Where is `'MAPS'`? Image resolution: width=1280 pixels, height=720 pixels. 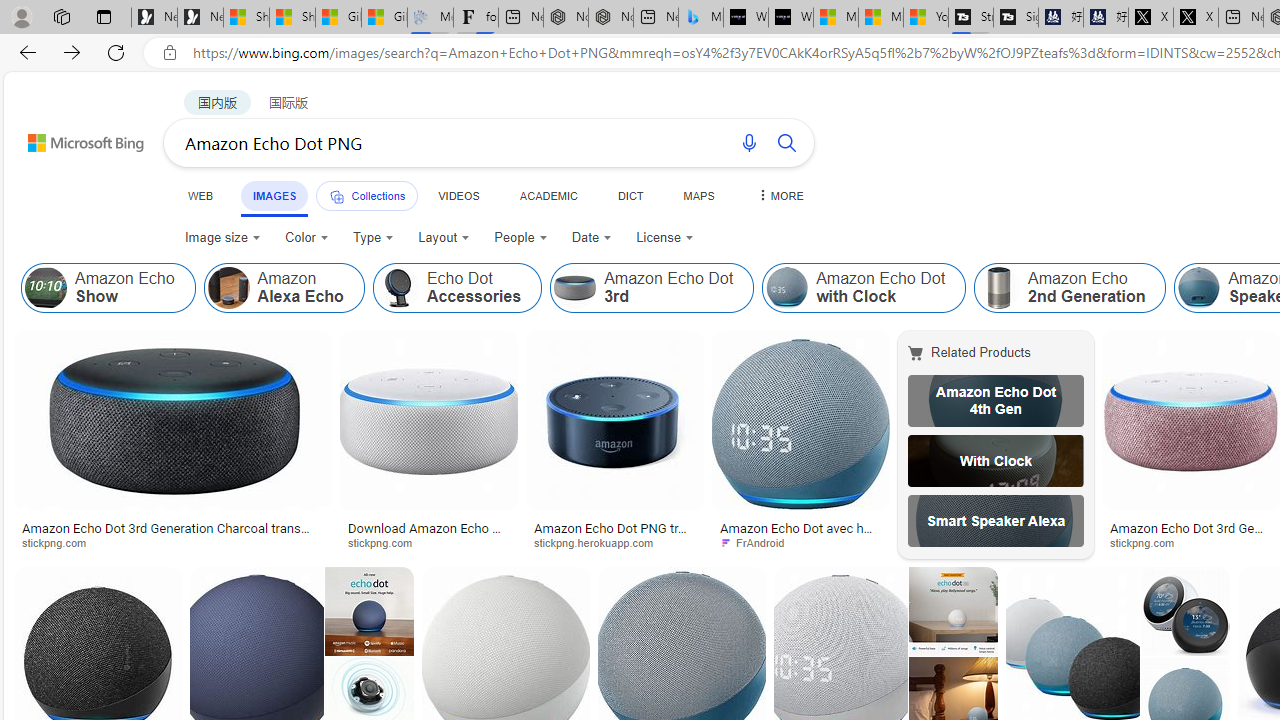
'MAPS' is located at coordinates (698, 195).